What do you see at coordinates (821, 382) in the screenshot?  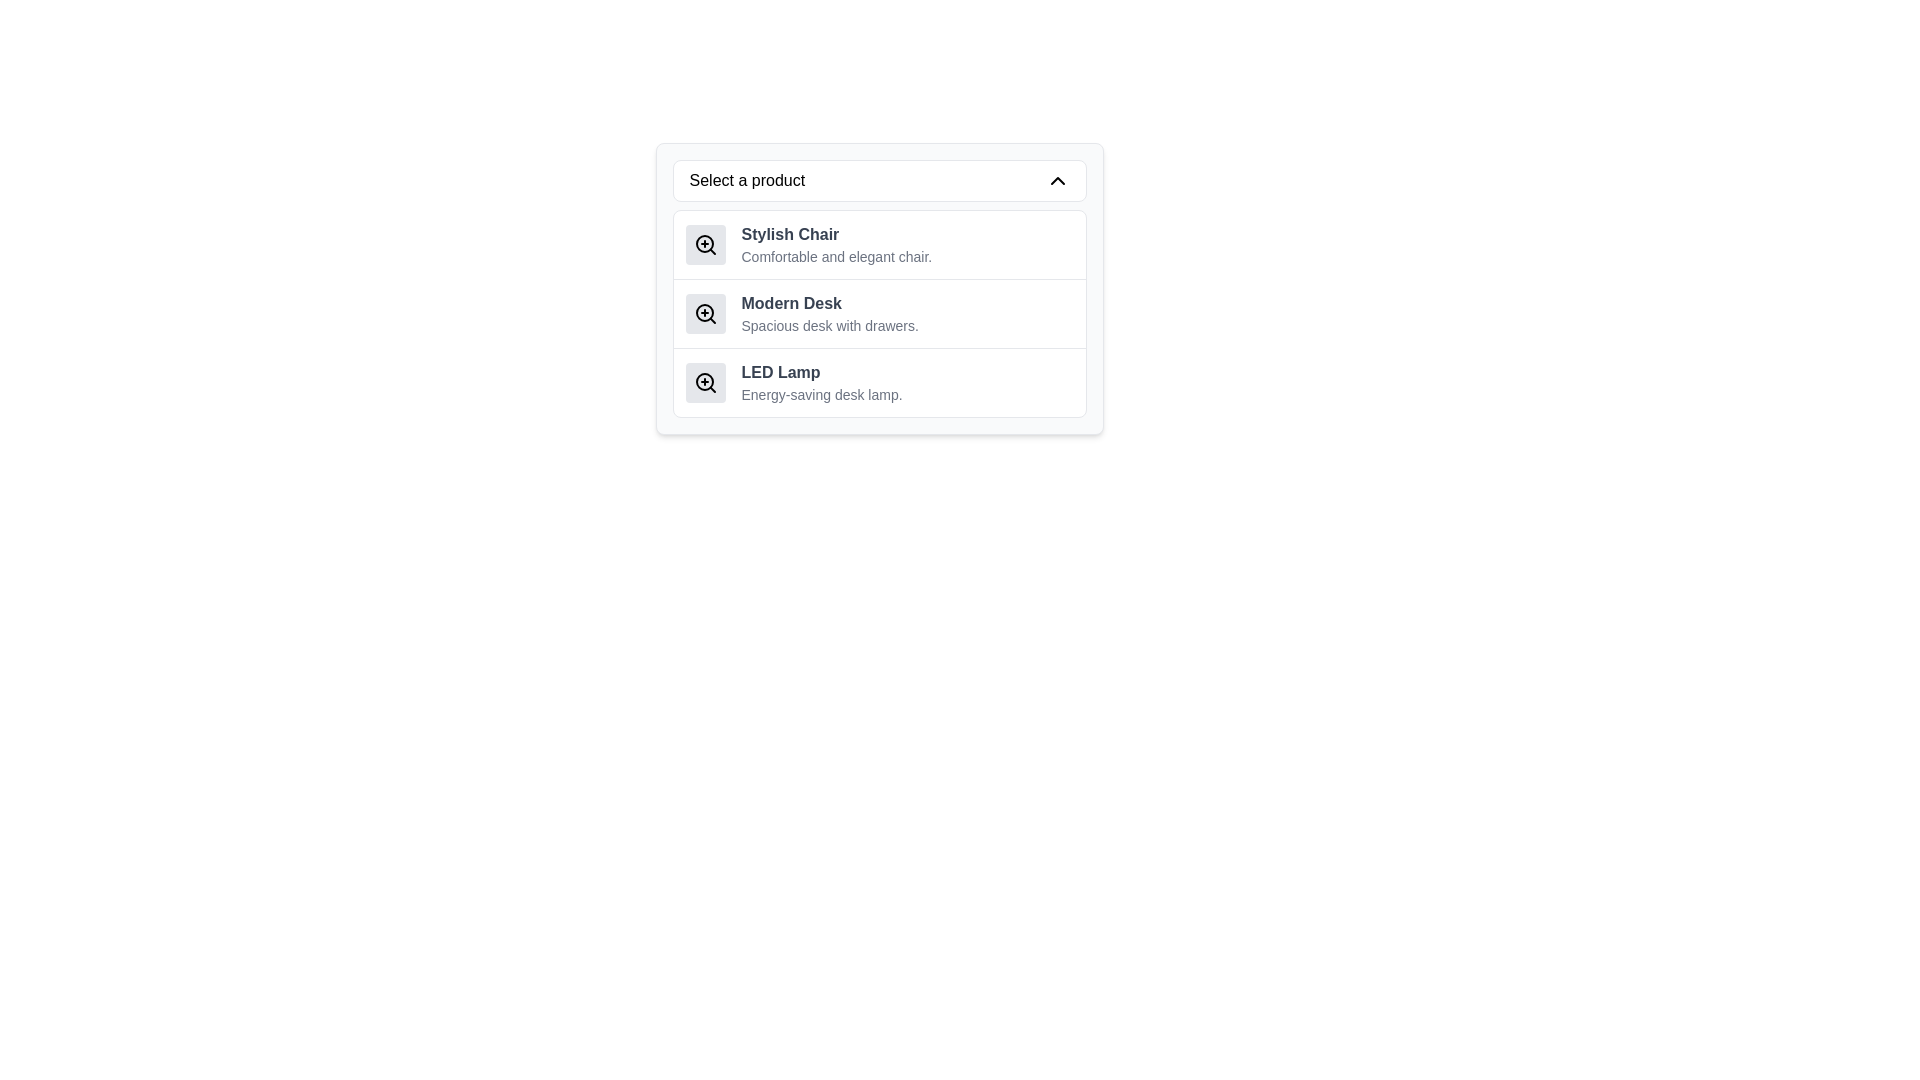 I see `the third item in the dropdown menu labeled 'Select a product', which contains the bold text 'LED Lamp' and the smaller gray text 'Energy-saving desk lamp.'` at bounding box center [821, 382].